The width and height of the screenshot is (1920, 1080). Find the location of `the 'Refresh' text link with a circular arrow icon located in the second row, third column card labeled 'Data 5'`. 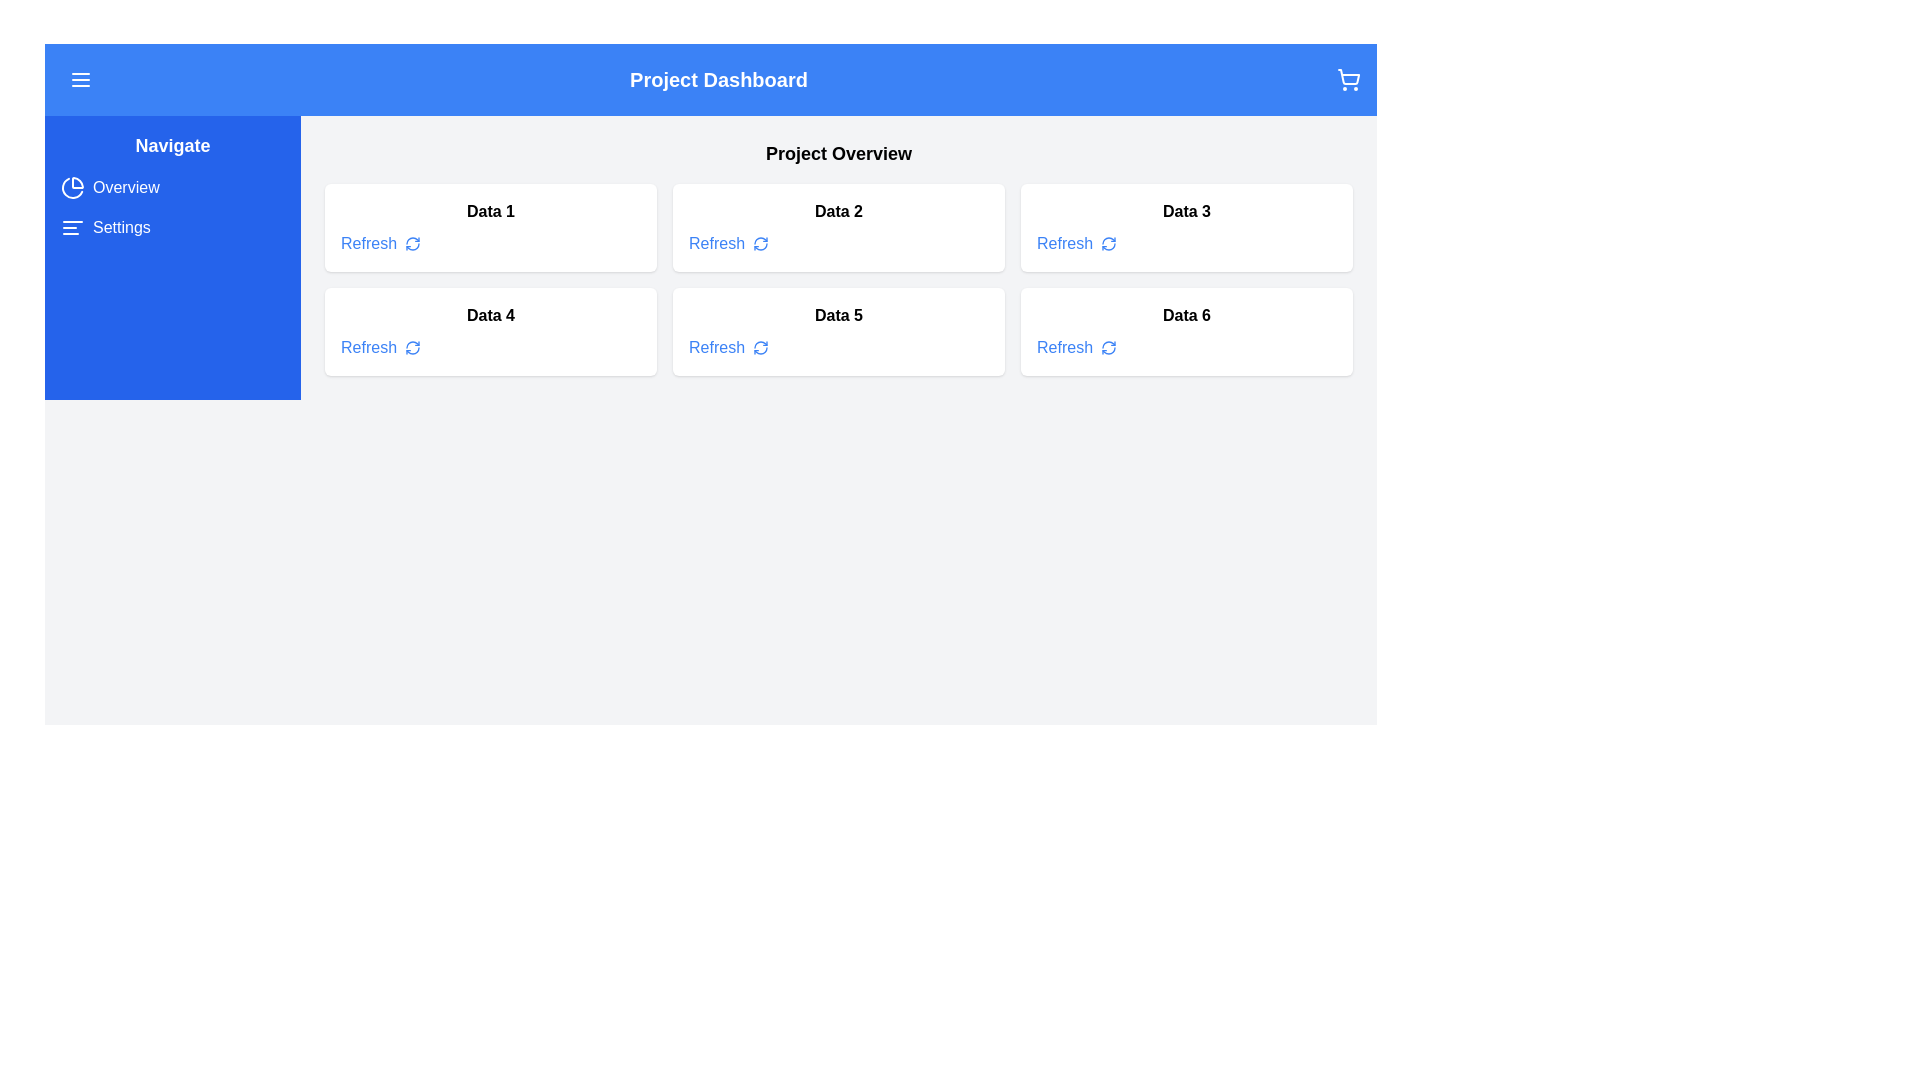

the 'Refresh' text link with a circular arrow icon located in the second row, third column card labeled 'Data 5' is located at coordinates (728, 346).